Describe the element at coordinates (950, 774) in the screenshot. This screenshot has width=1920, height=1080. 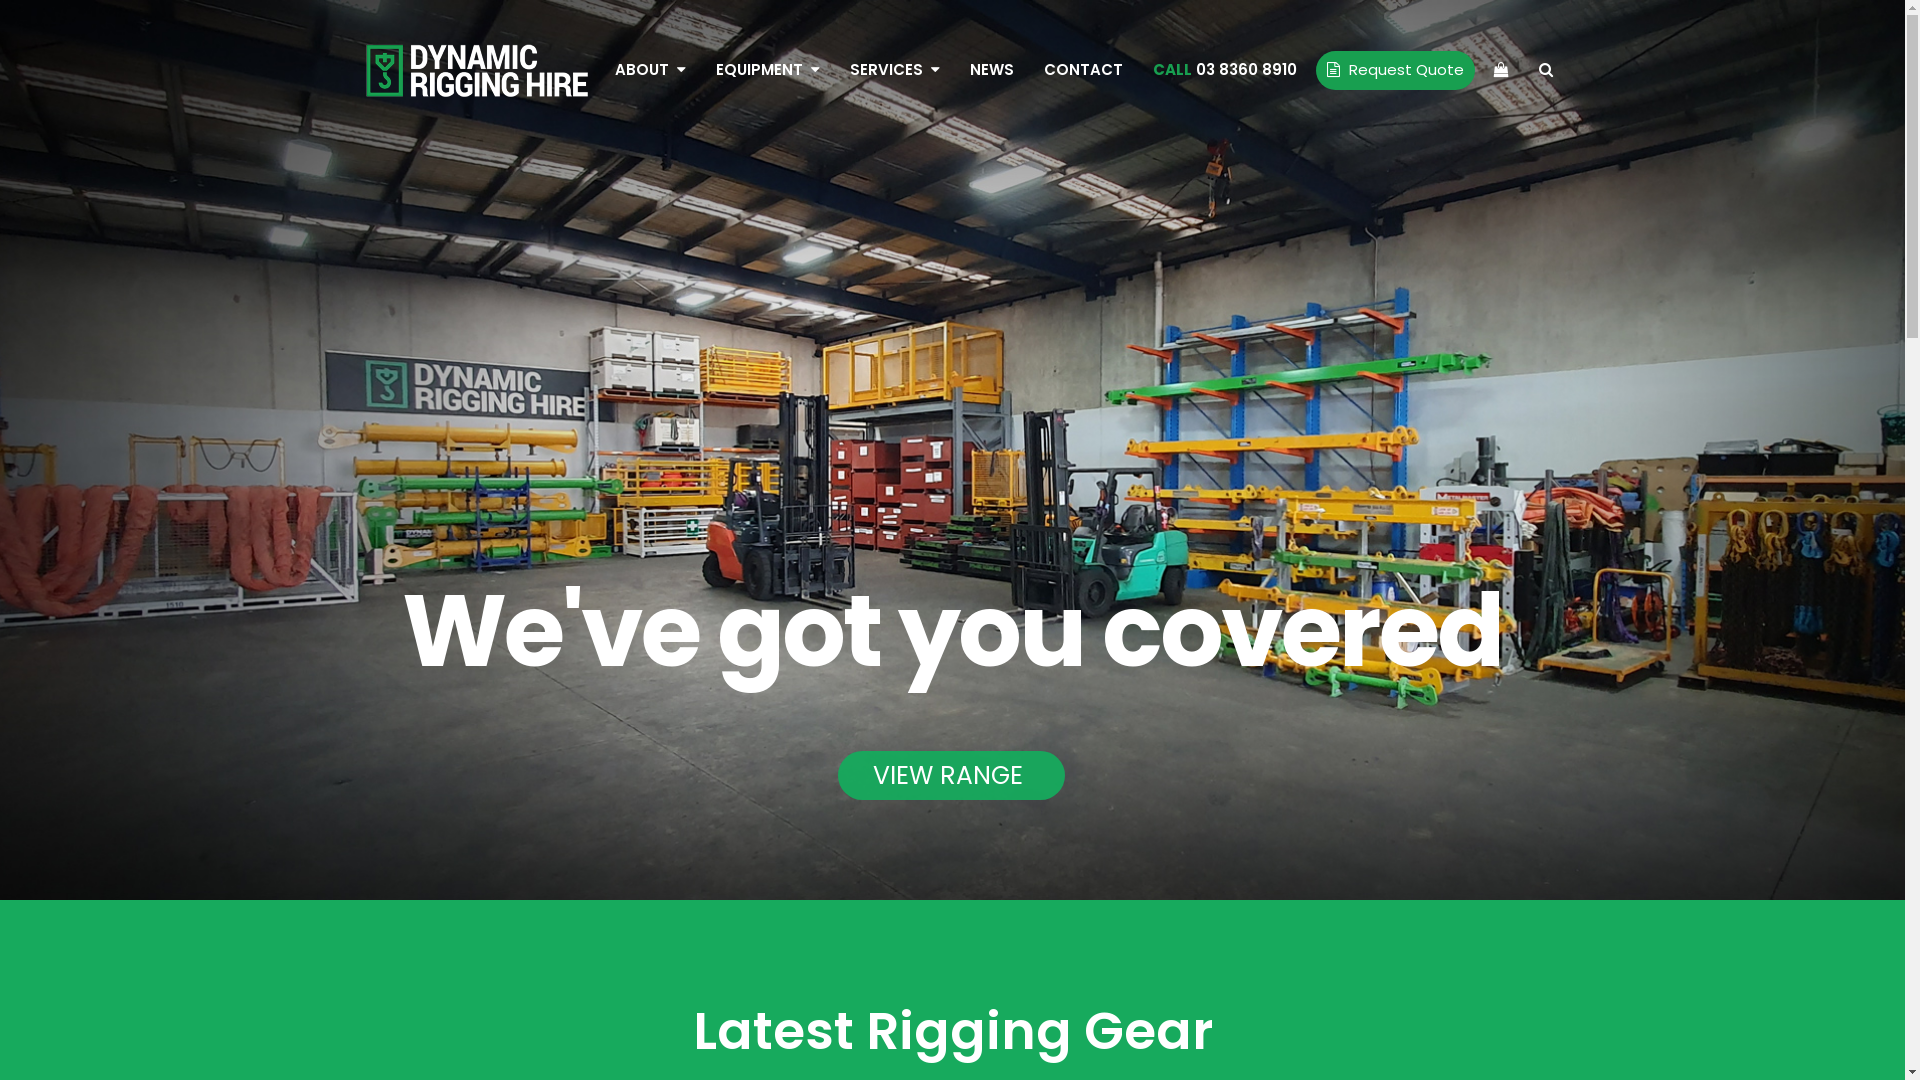
I see `'VIEW RANGE'` at that location.